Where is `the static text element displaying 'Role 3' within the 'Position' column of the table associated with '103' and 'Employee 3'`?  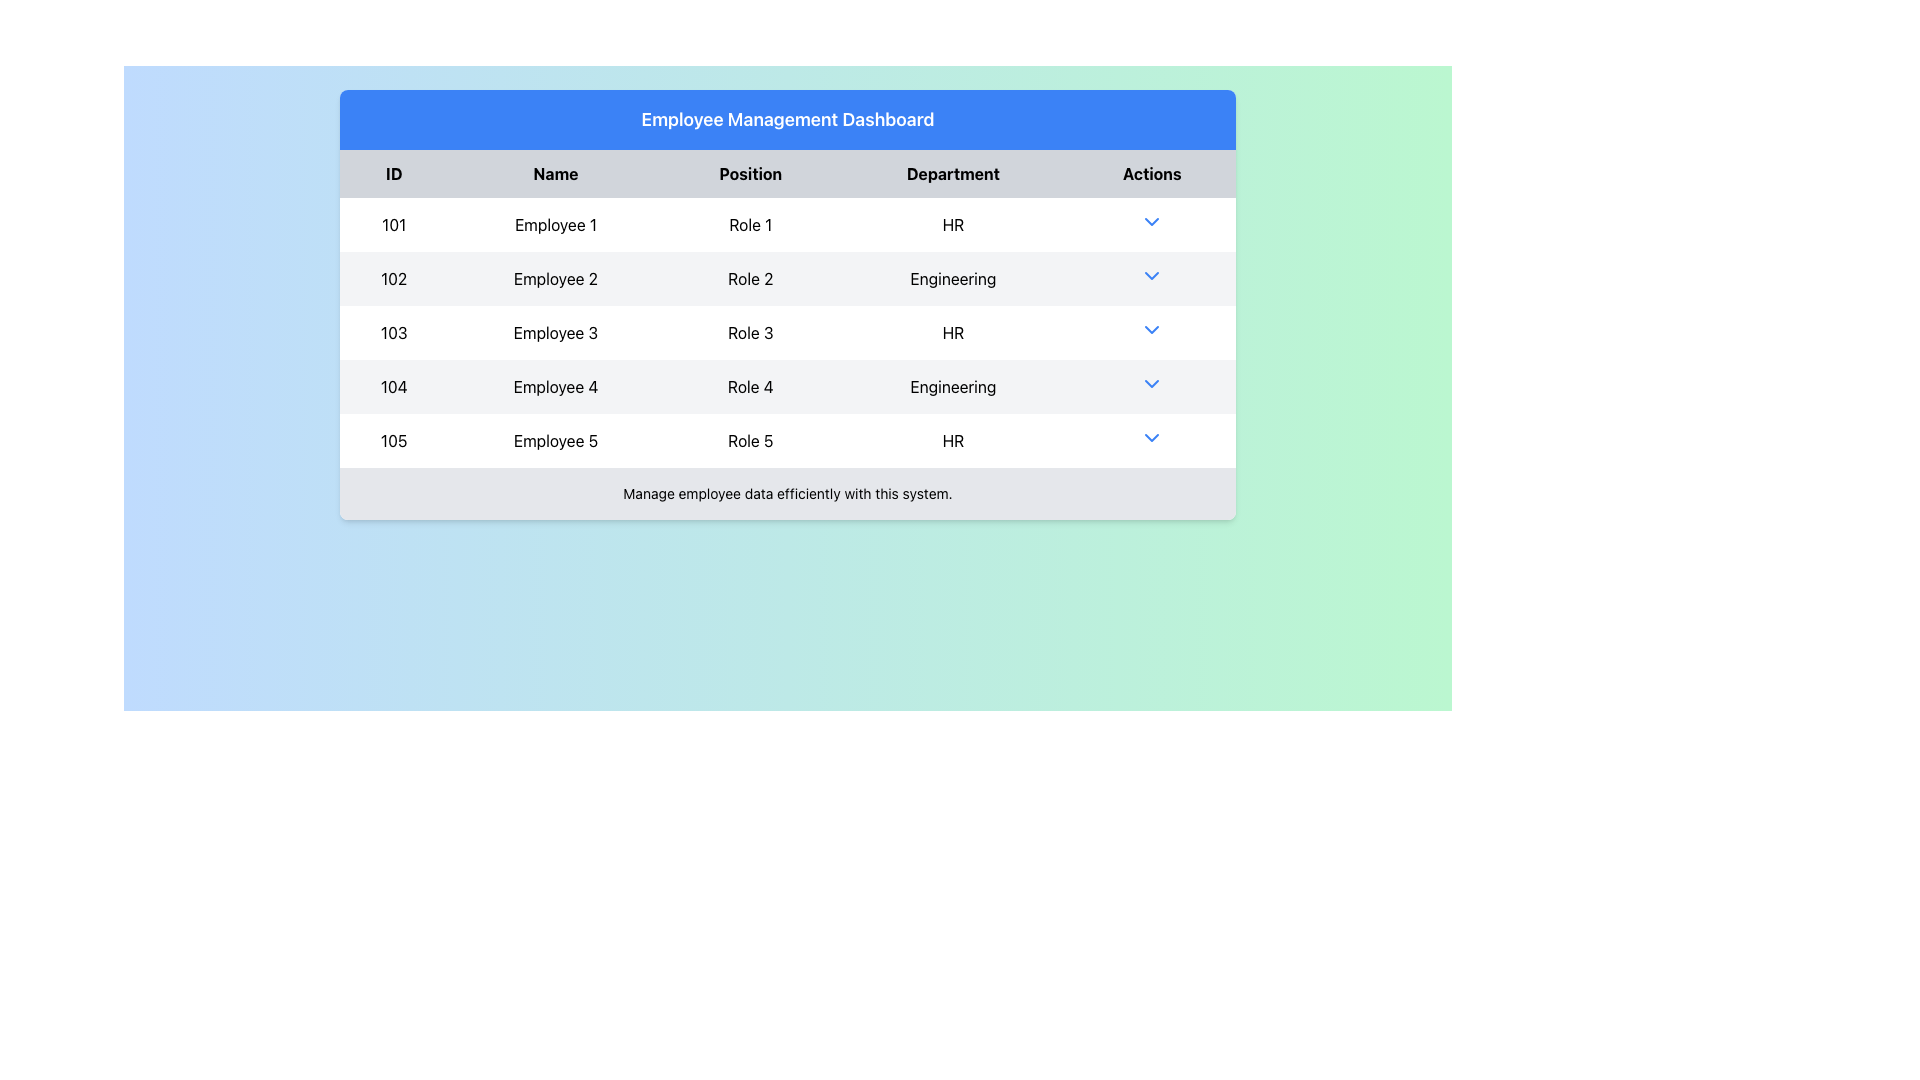 the static text element displaying 'Role 3' within the 'Position' column of the table associated with '103' and 'Employee 3' is located at coordinates (749, 331).